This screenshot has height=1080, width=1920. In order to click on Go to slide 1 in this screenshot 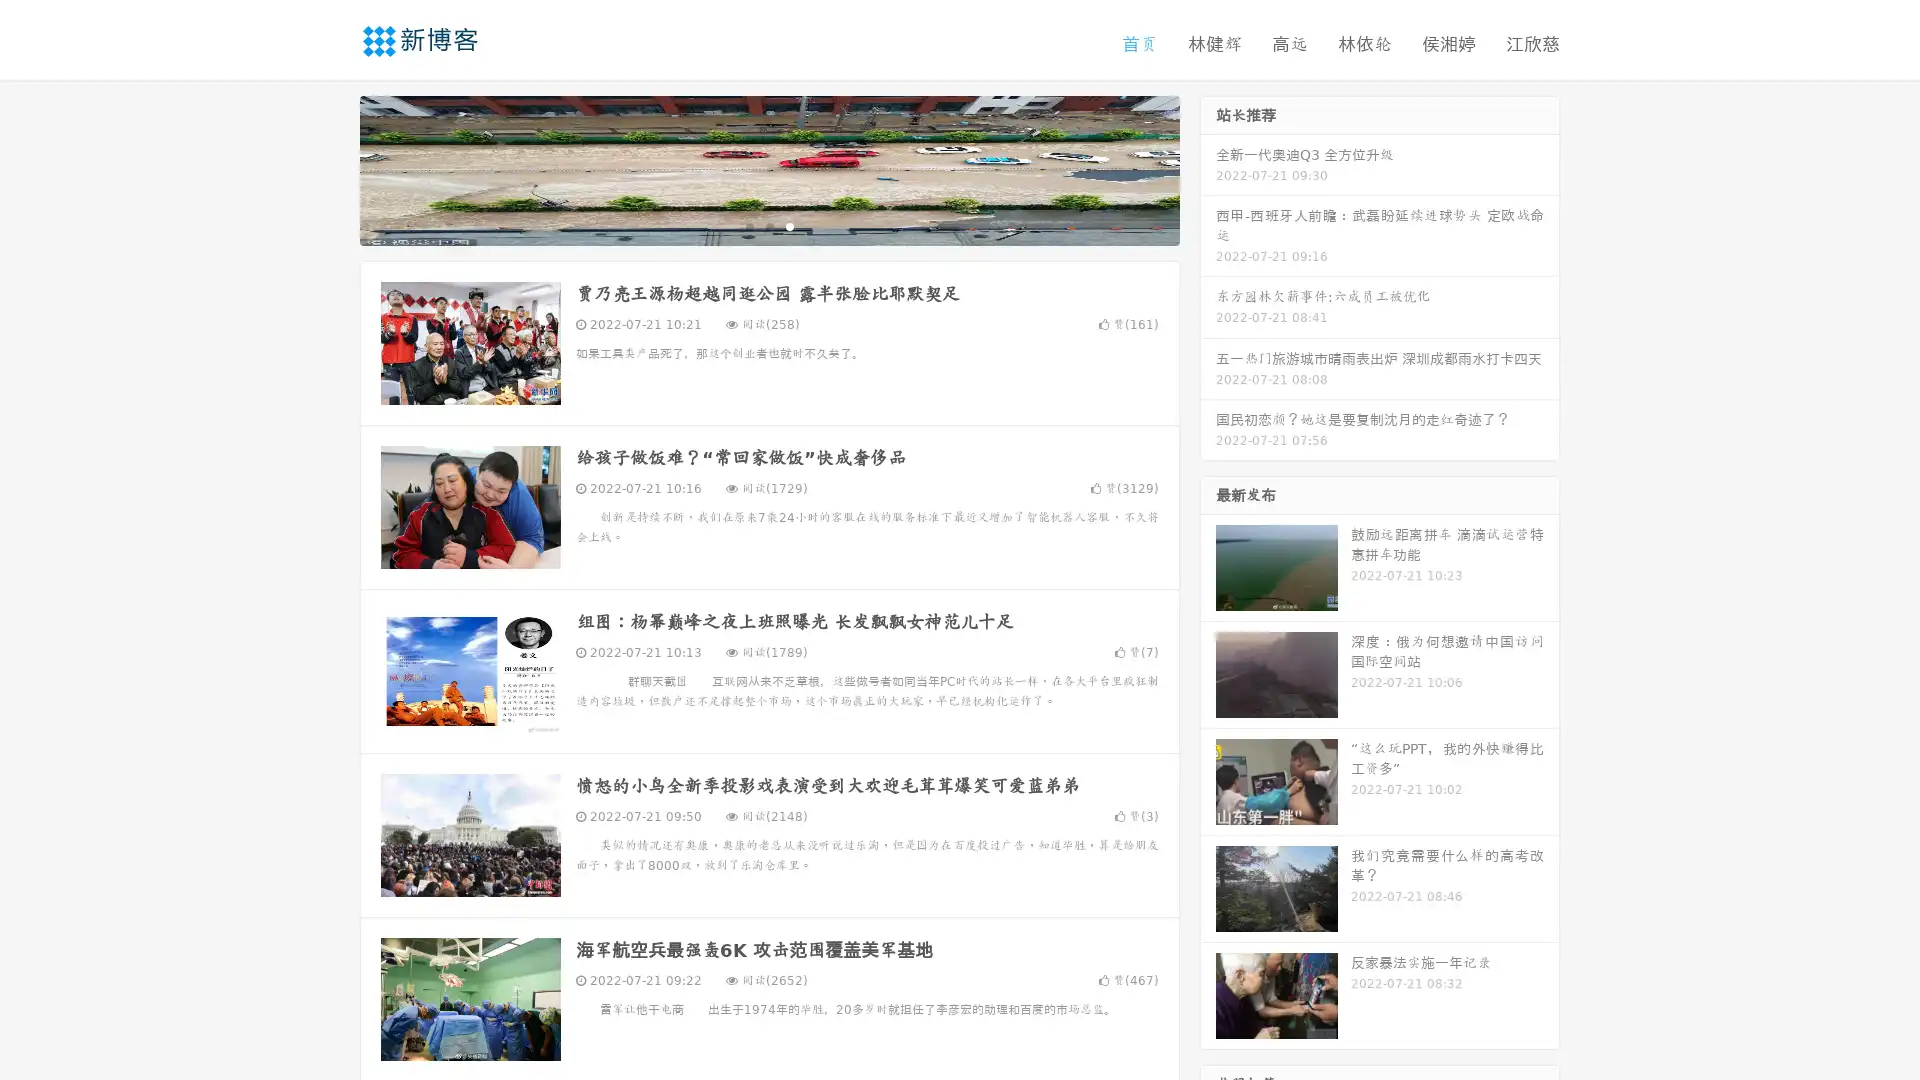, I will do `click(748, 225)`.